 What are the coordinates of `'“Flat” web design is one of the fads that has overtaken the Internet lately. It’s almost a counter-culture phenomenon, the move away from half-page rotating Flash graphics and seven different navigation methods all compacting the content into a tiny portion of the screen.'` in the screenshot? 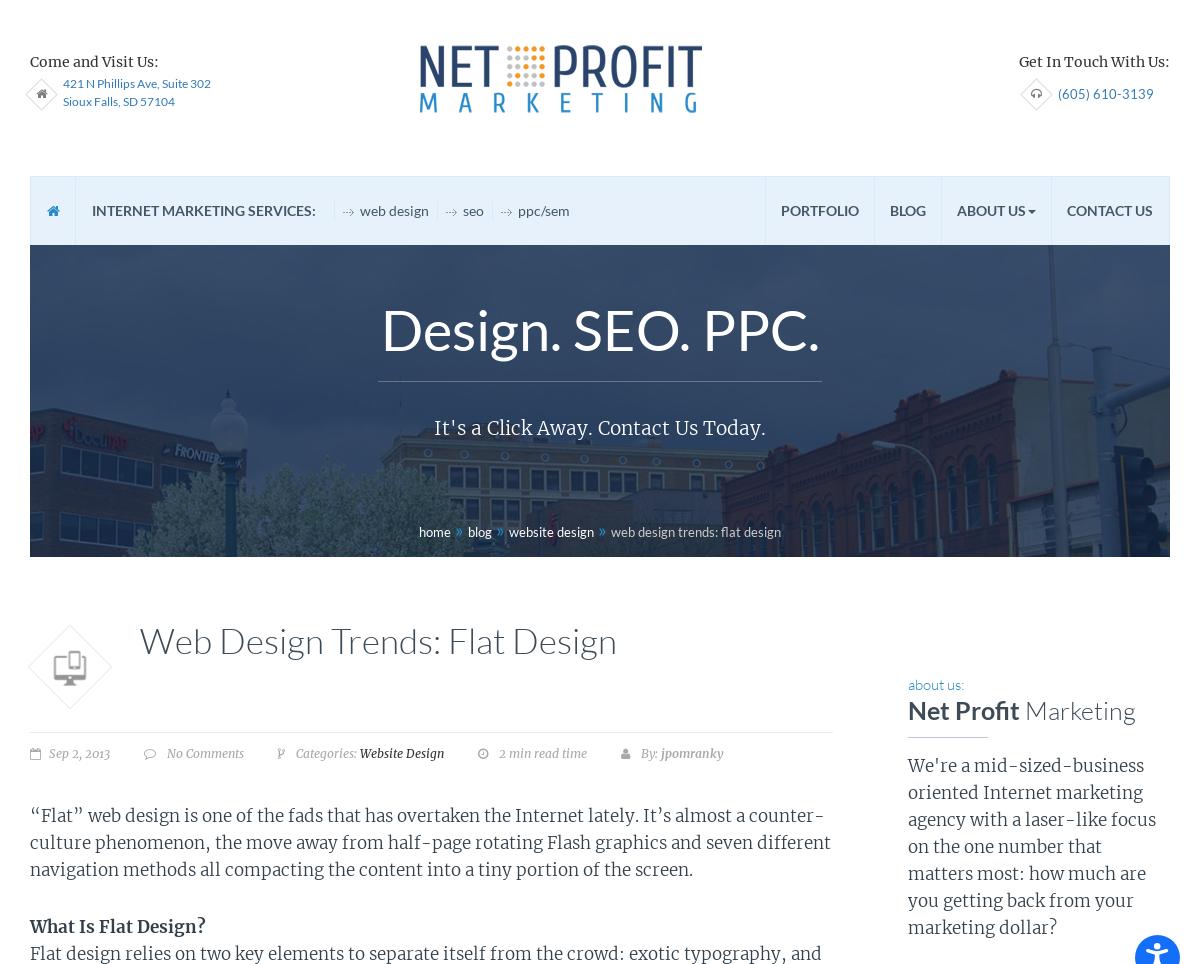 It's located at (430, 840).